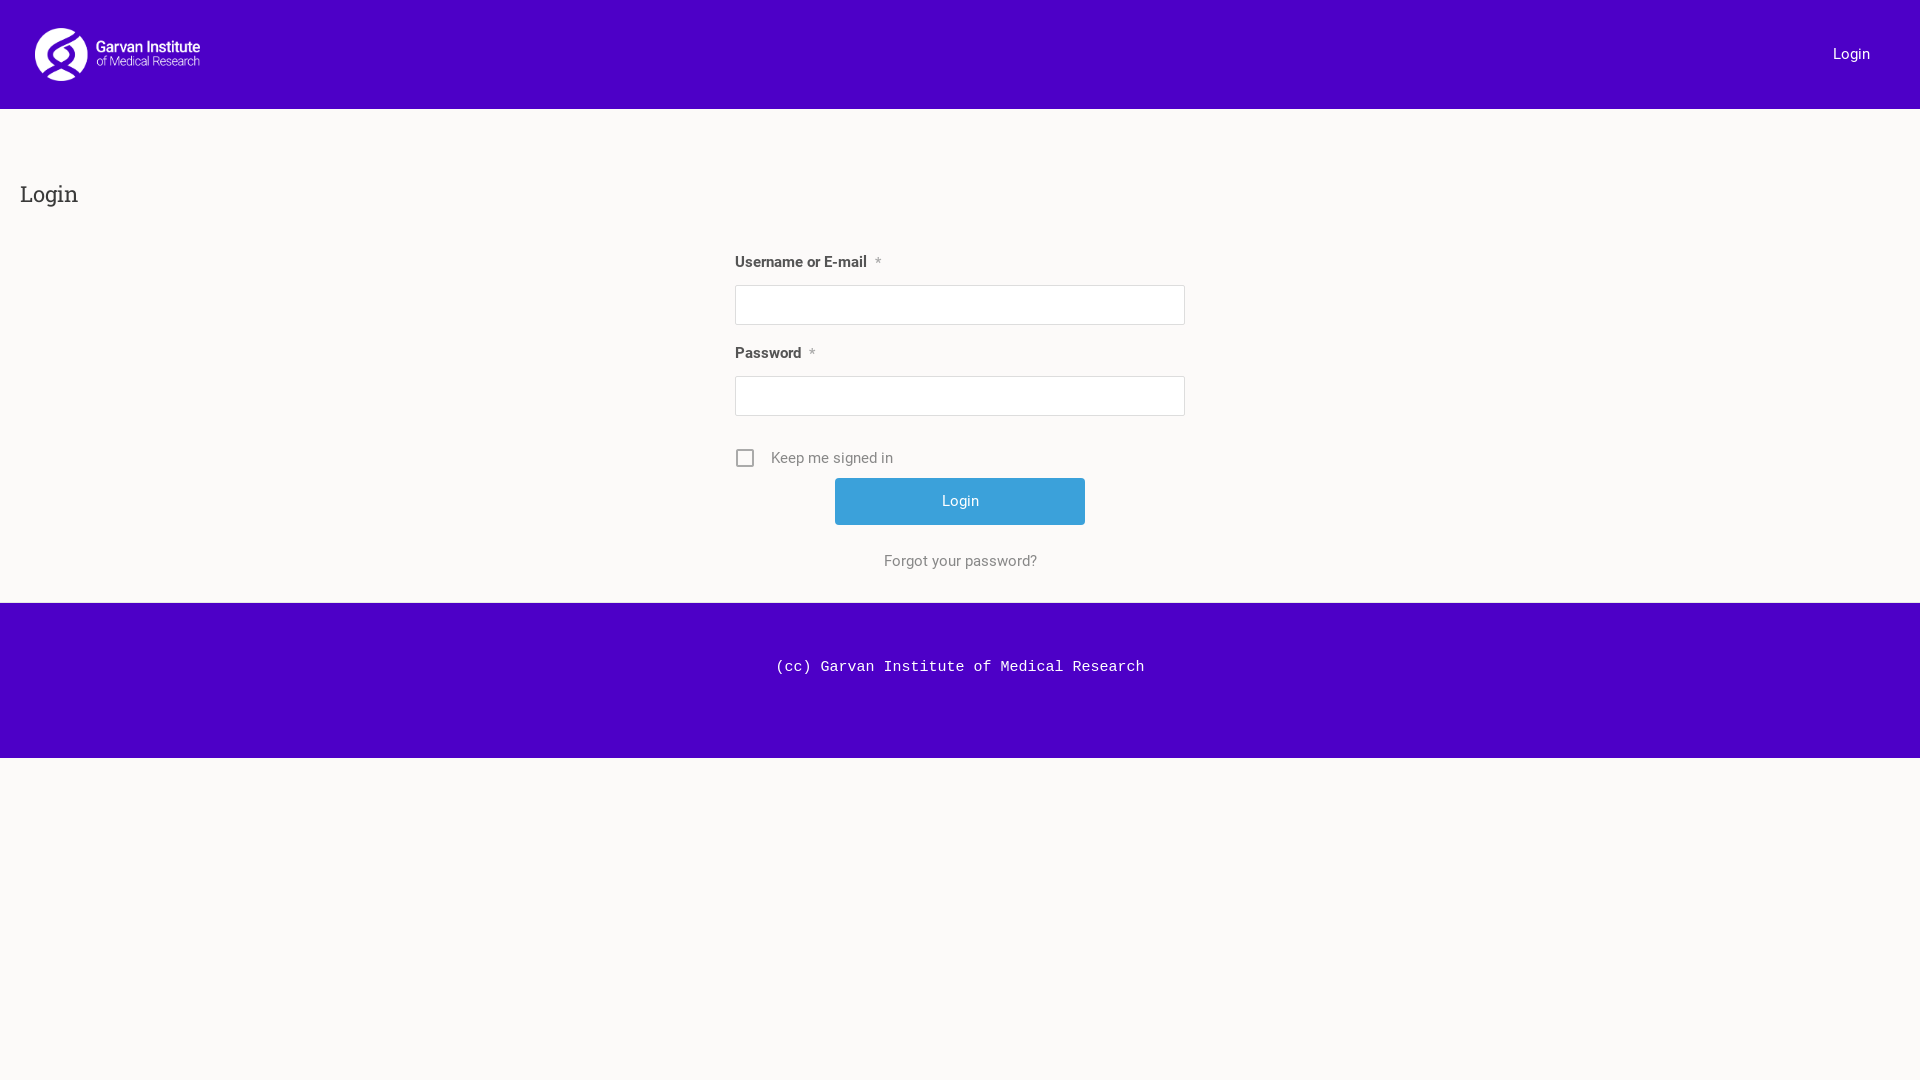 The height and width of the screenshot is (1080, 1920). I want to click on 'Forgot your password?', so click(960, 560).